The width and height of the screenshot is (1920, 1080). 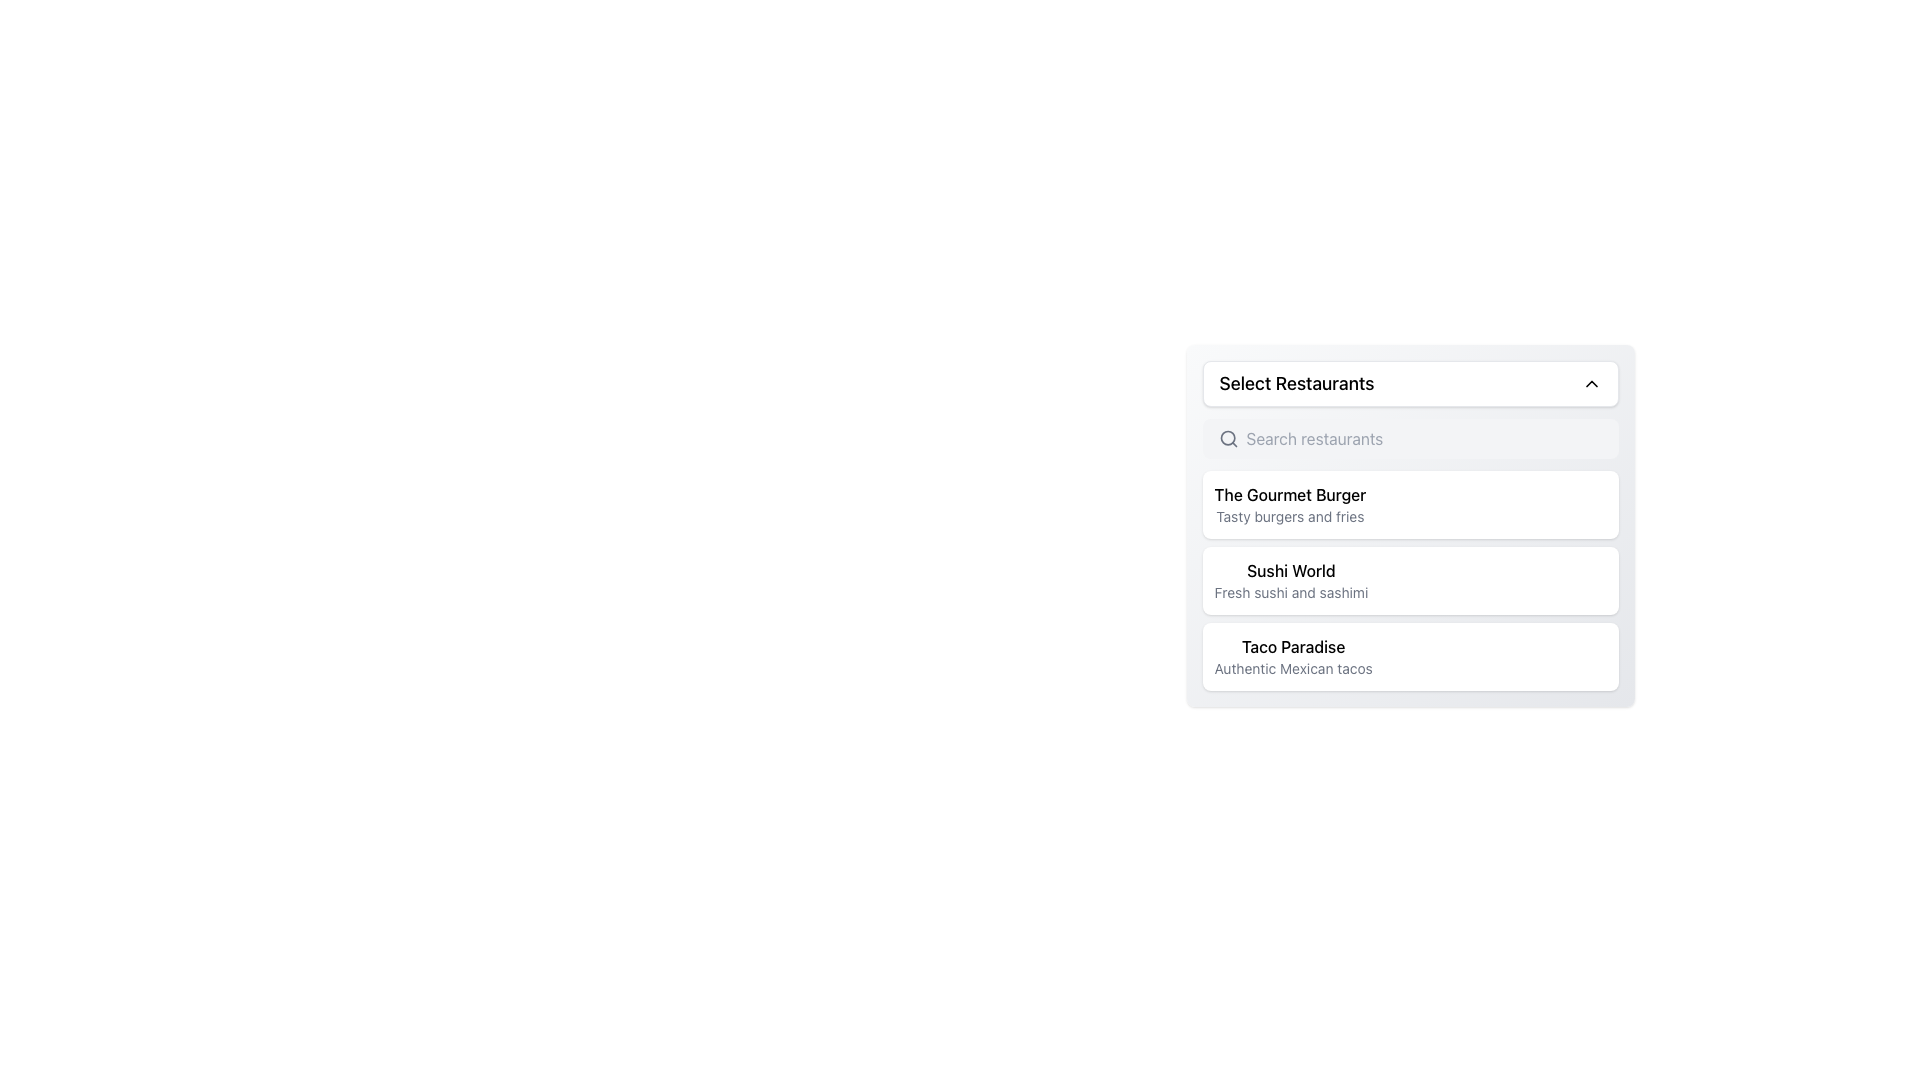 What do you see at coordinates (1293, 647) in the screenshot?
I see `the 'Taco Paradise' text label, which displays the restaurant title prominently above its description` at bounding box center [1293, 647].